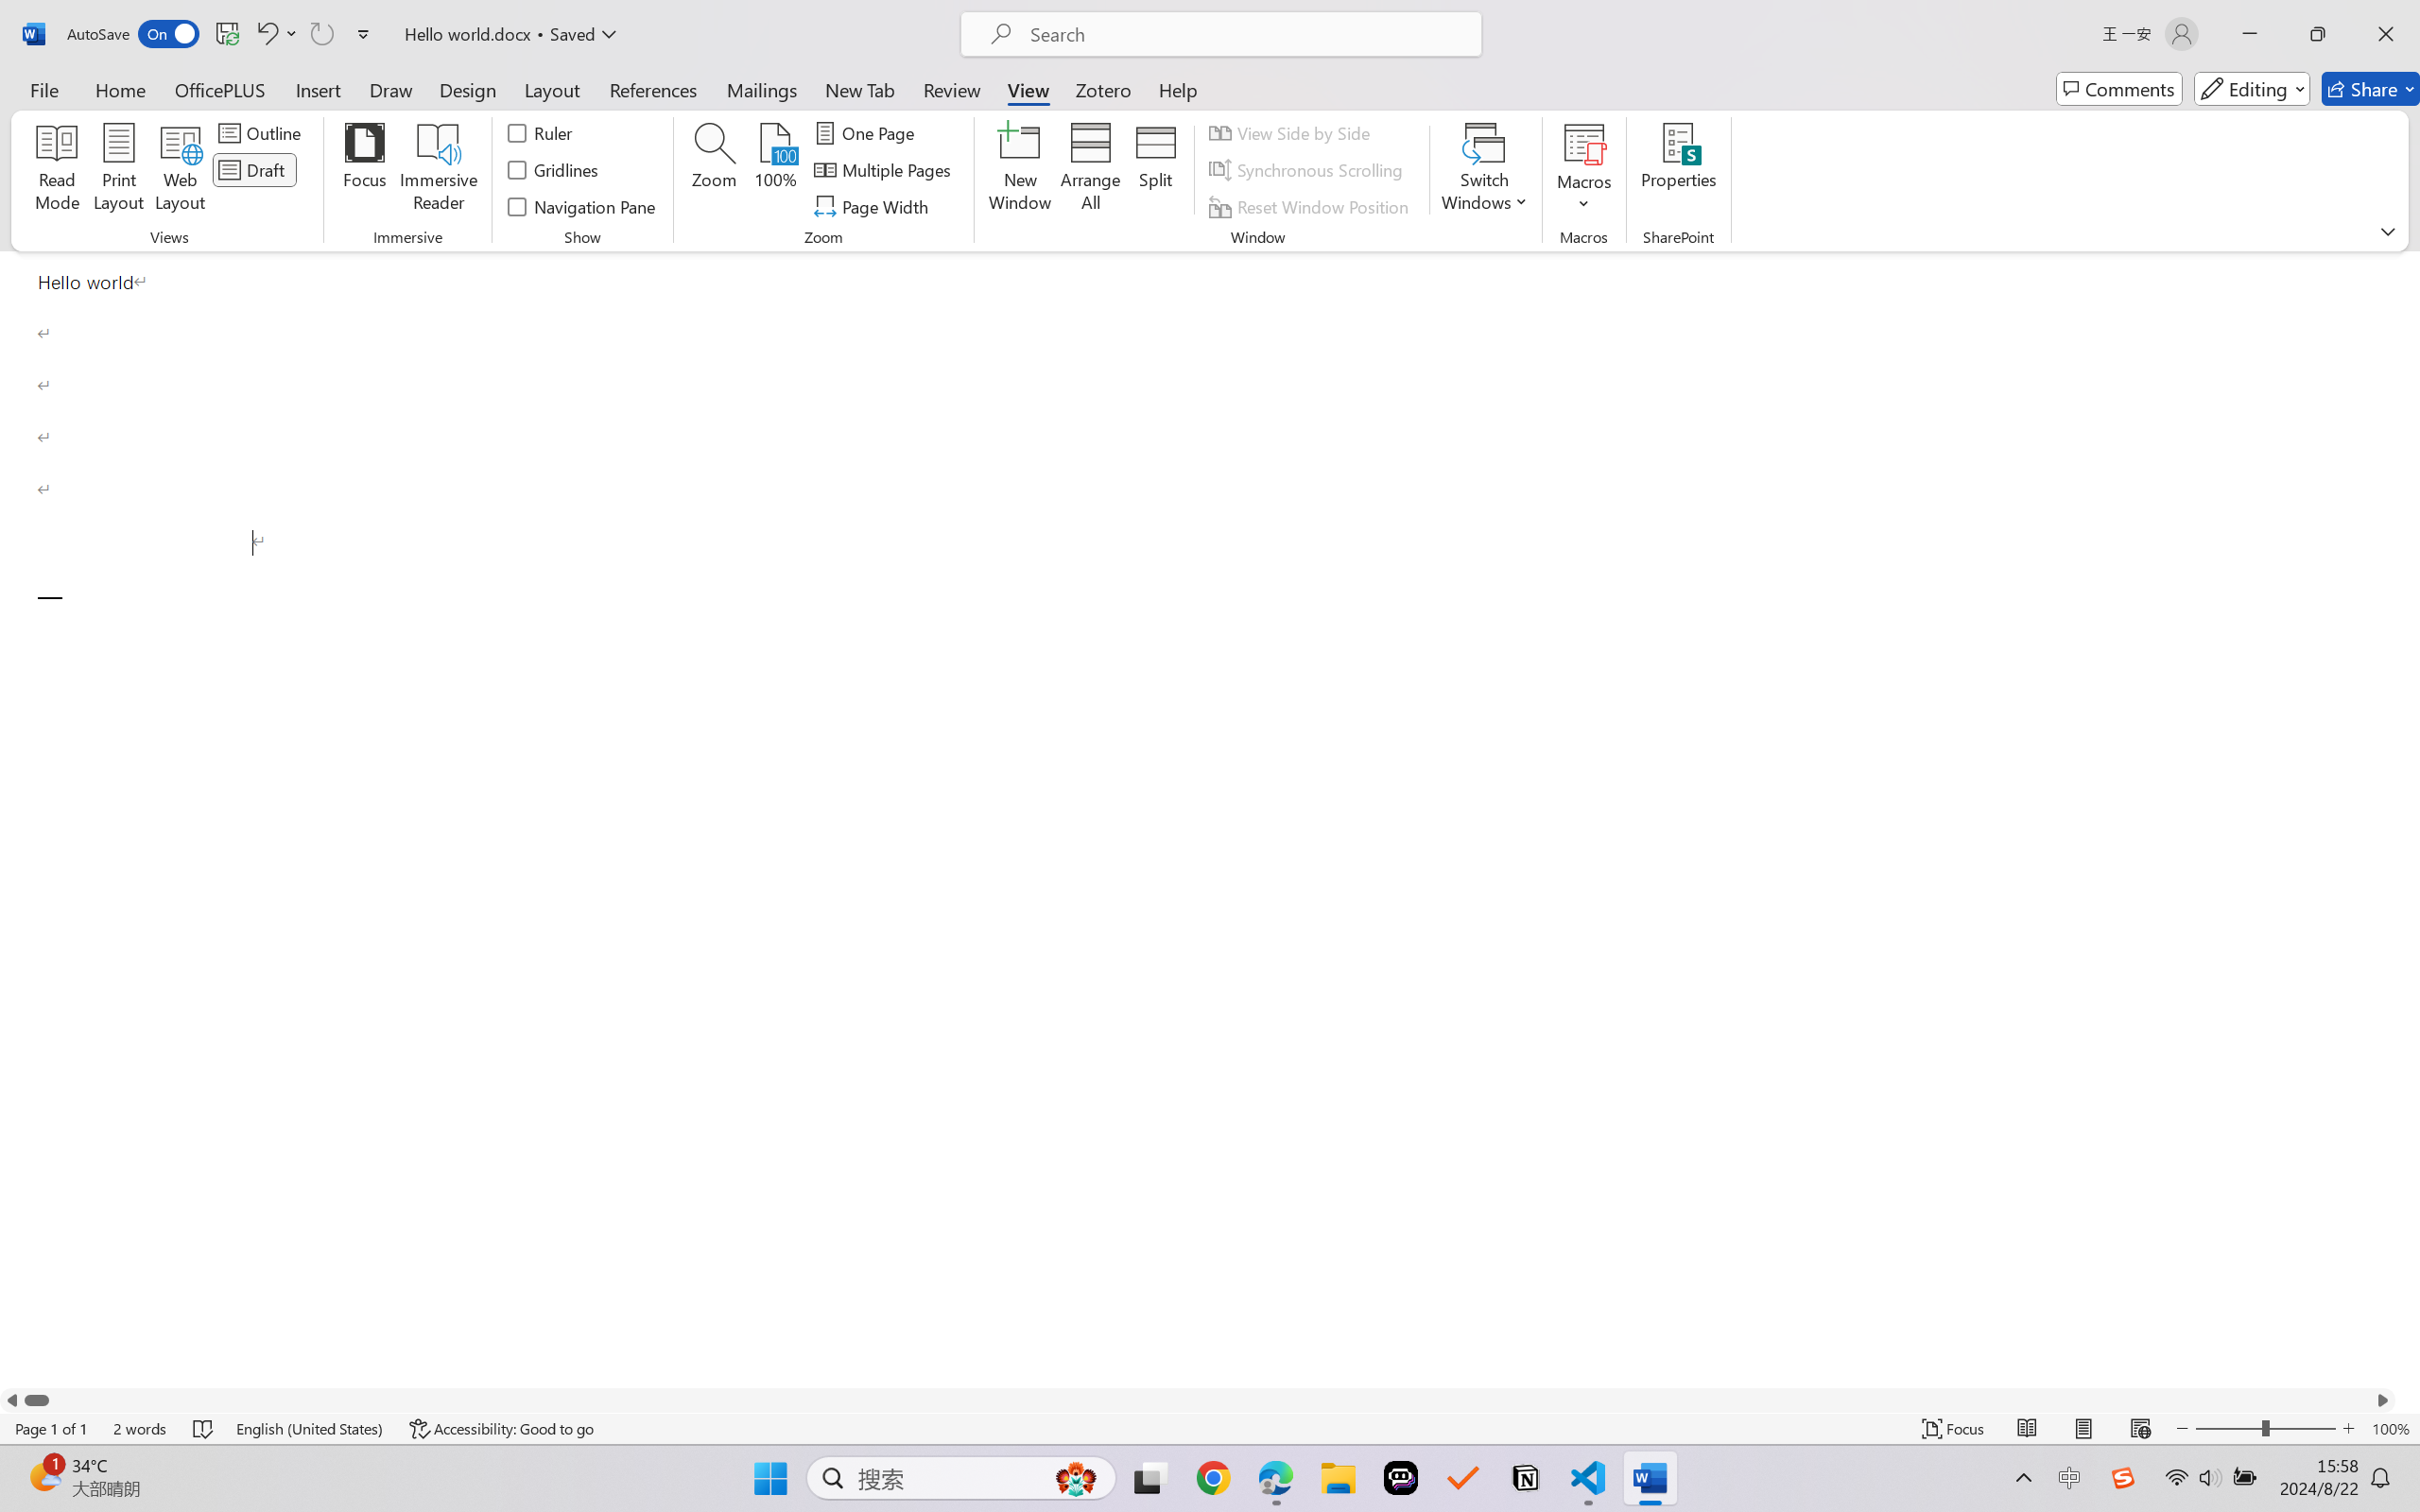 This screenshot has height=1512, width=2420. I want to click on 'View', so click(1028, 88).